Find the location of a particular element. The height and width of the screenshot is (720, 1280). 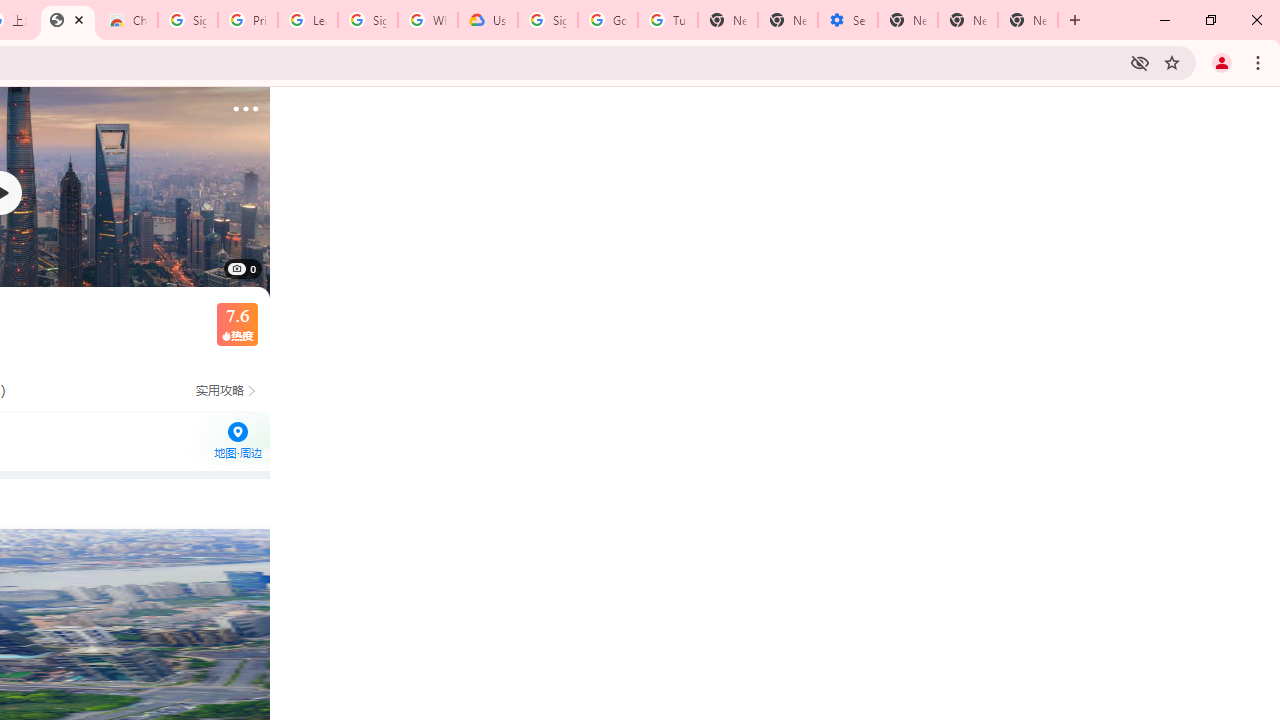

'Who are Google' is located at coordinates (427, 20).